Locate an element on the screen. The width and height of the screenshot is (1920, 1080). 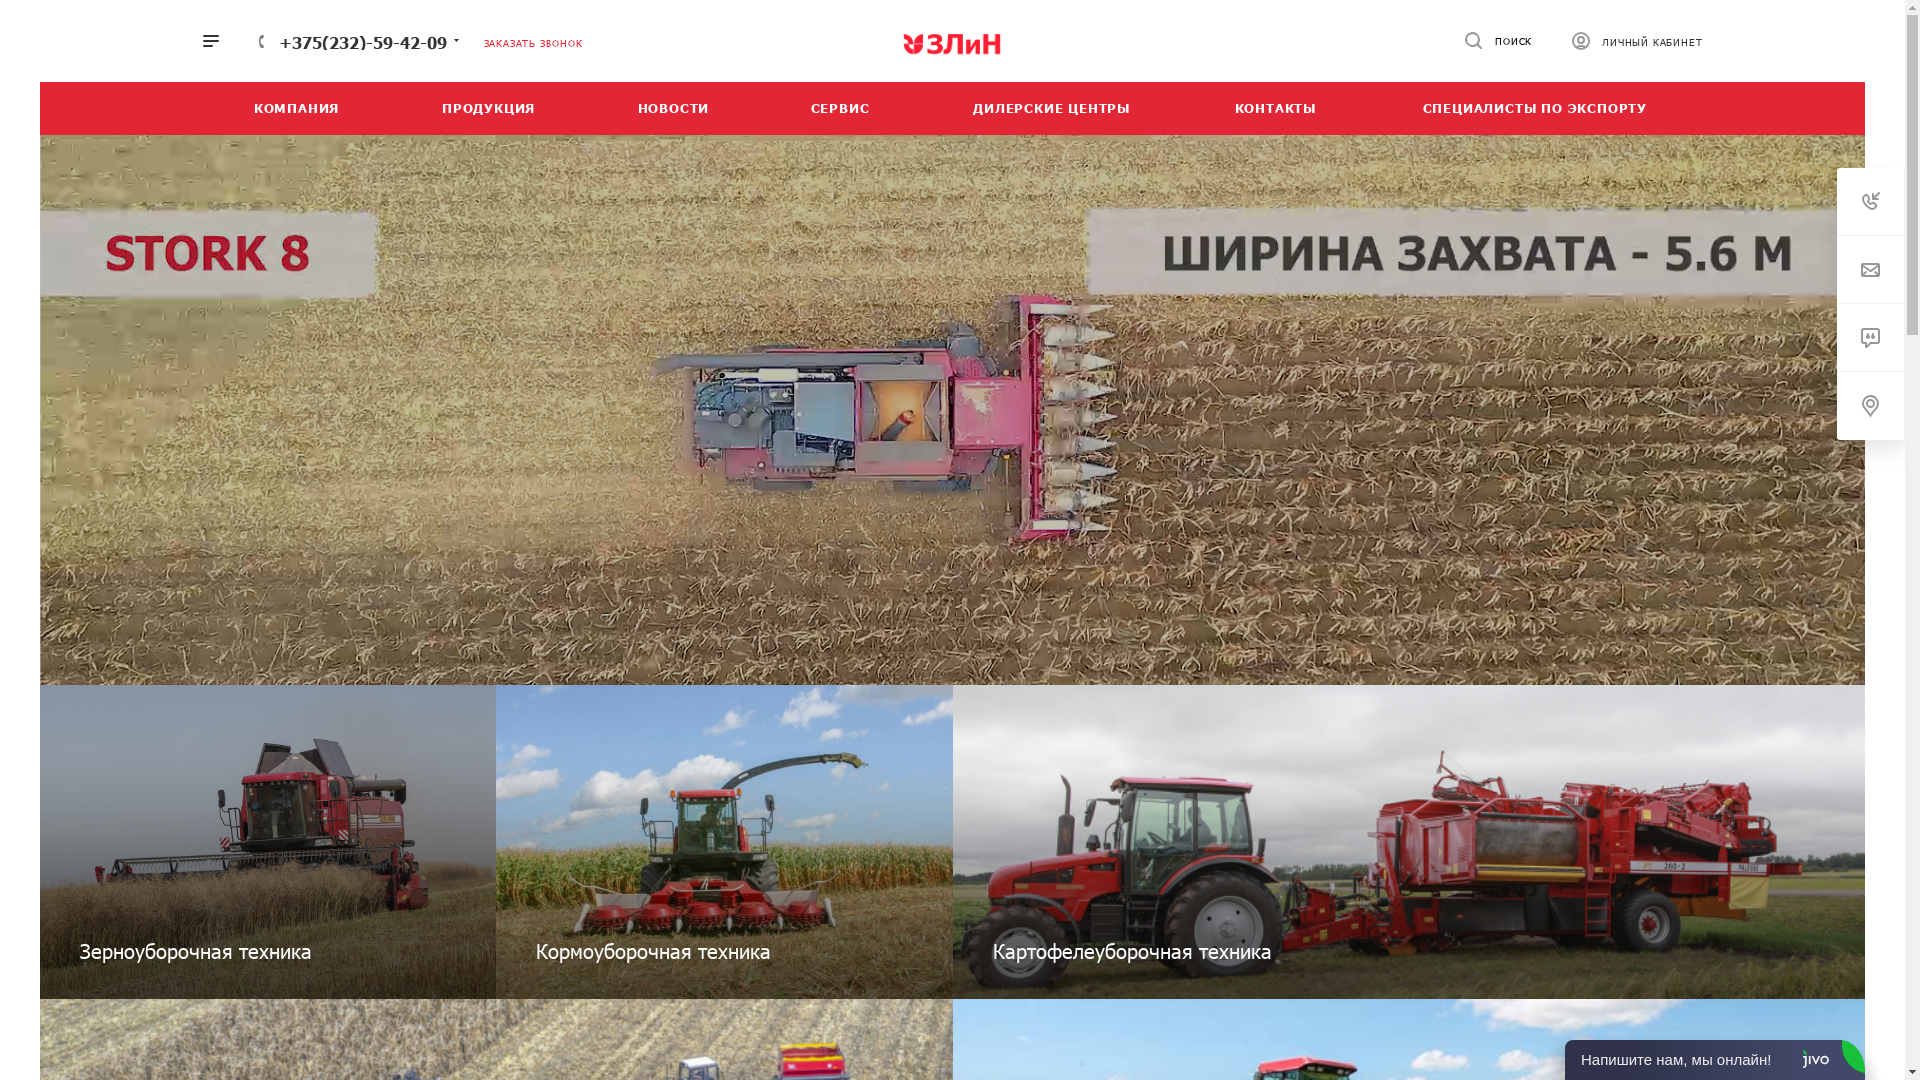
'+375(232)-59-42-09' is located at coordinates (361, 41).